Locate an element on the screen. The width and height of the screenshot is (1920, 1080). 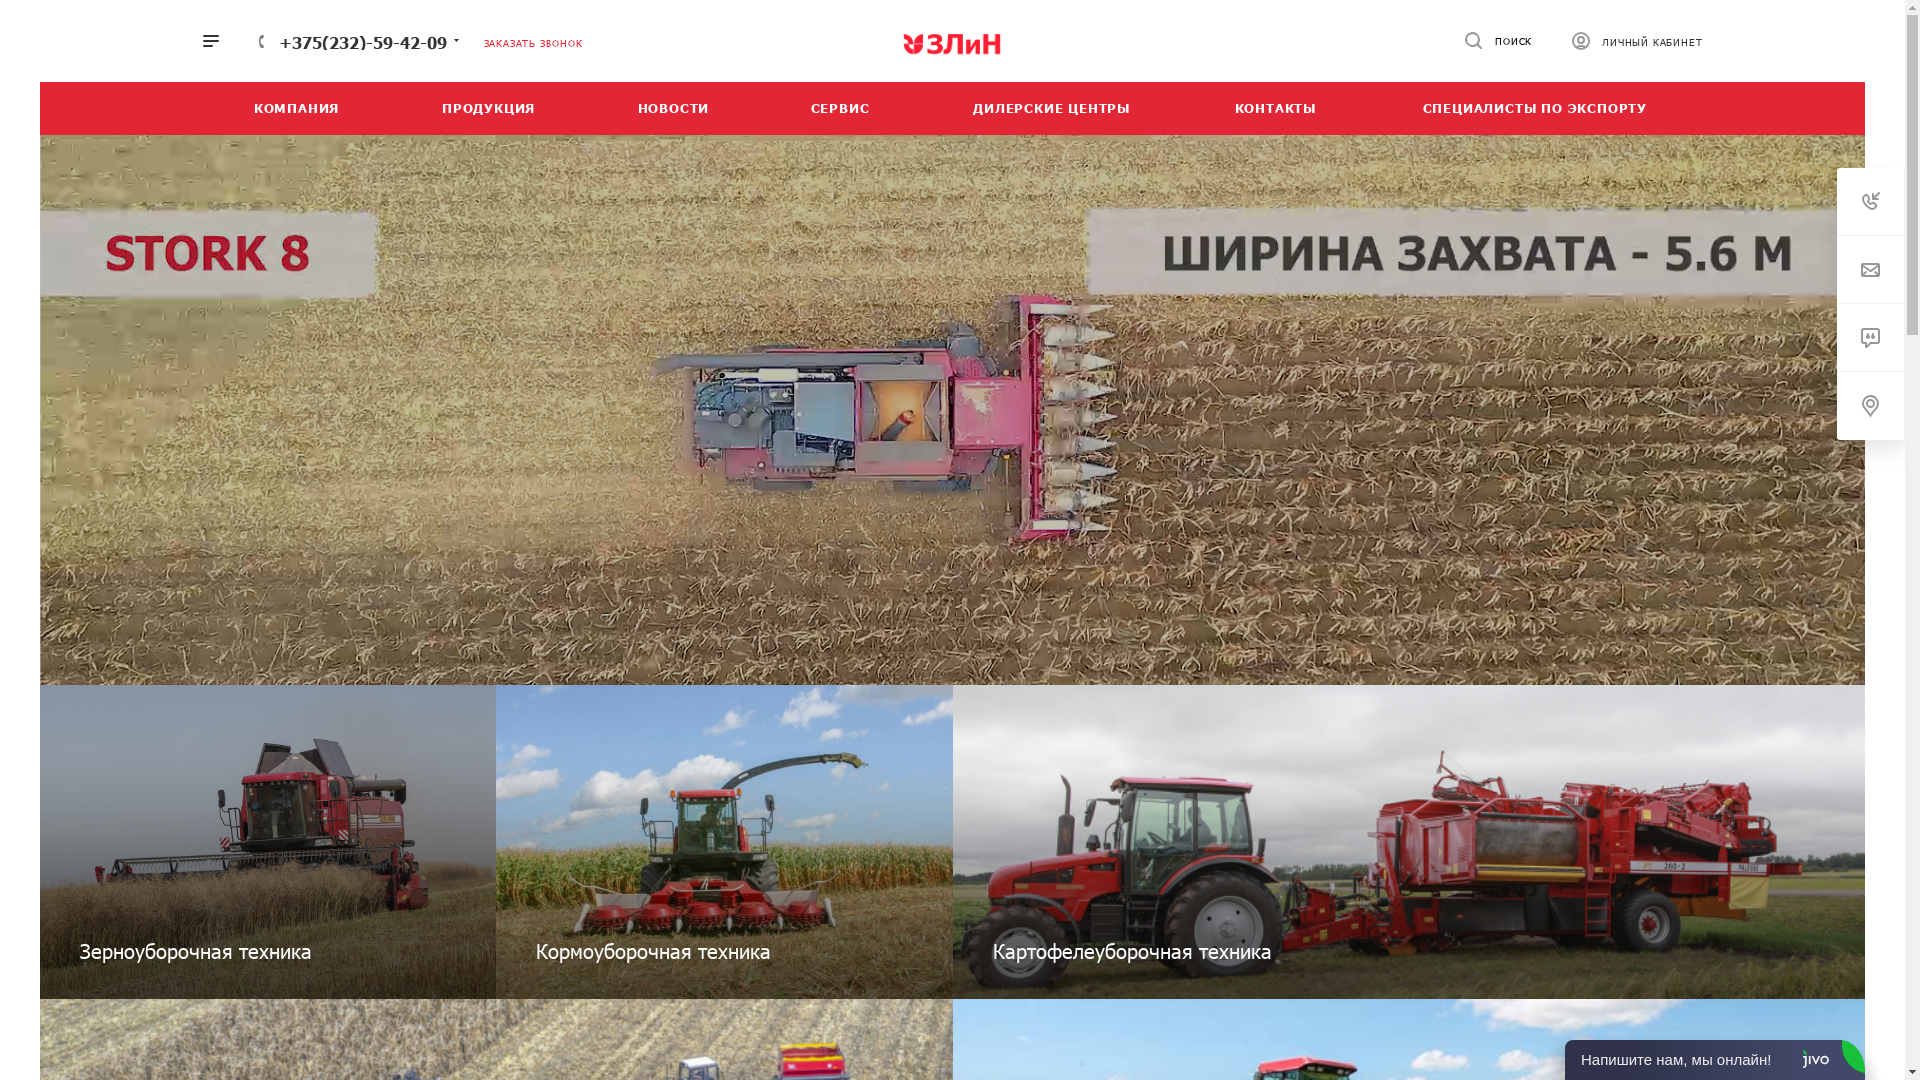
'+375(232)-59-42-09' is located at coordinates (361, 41).